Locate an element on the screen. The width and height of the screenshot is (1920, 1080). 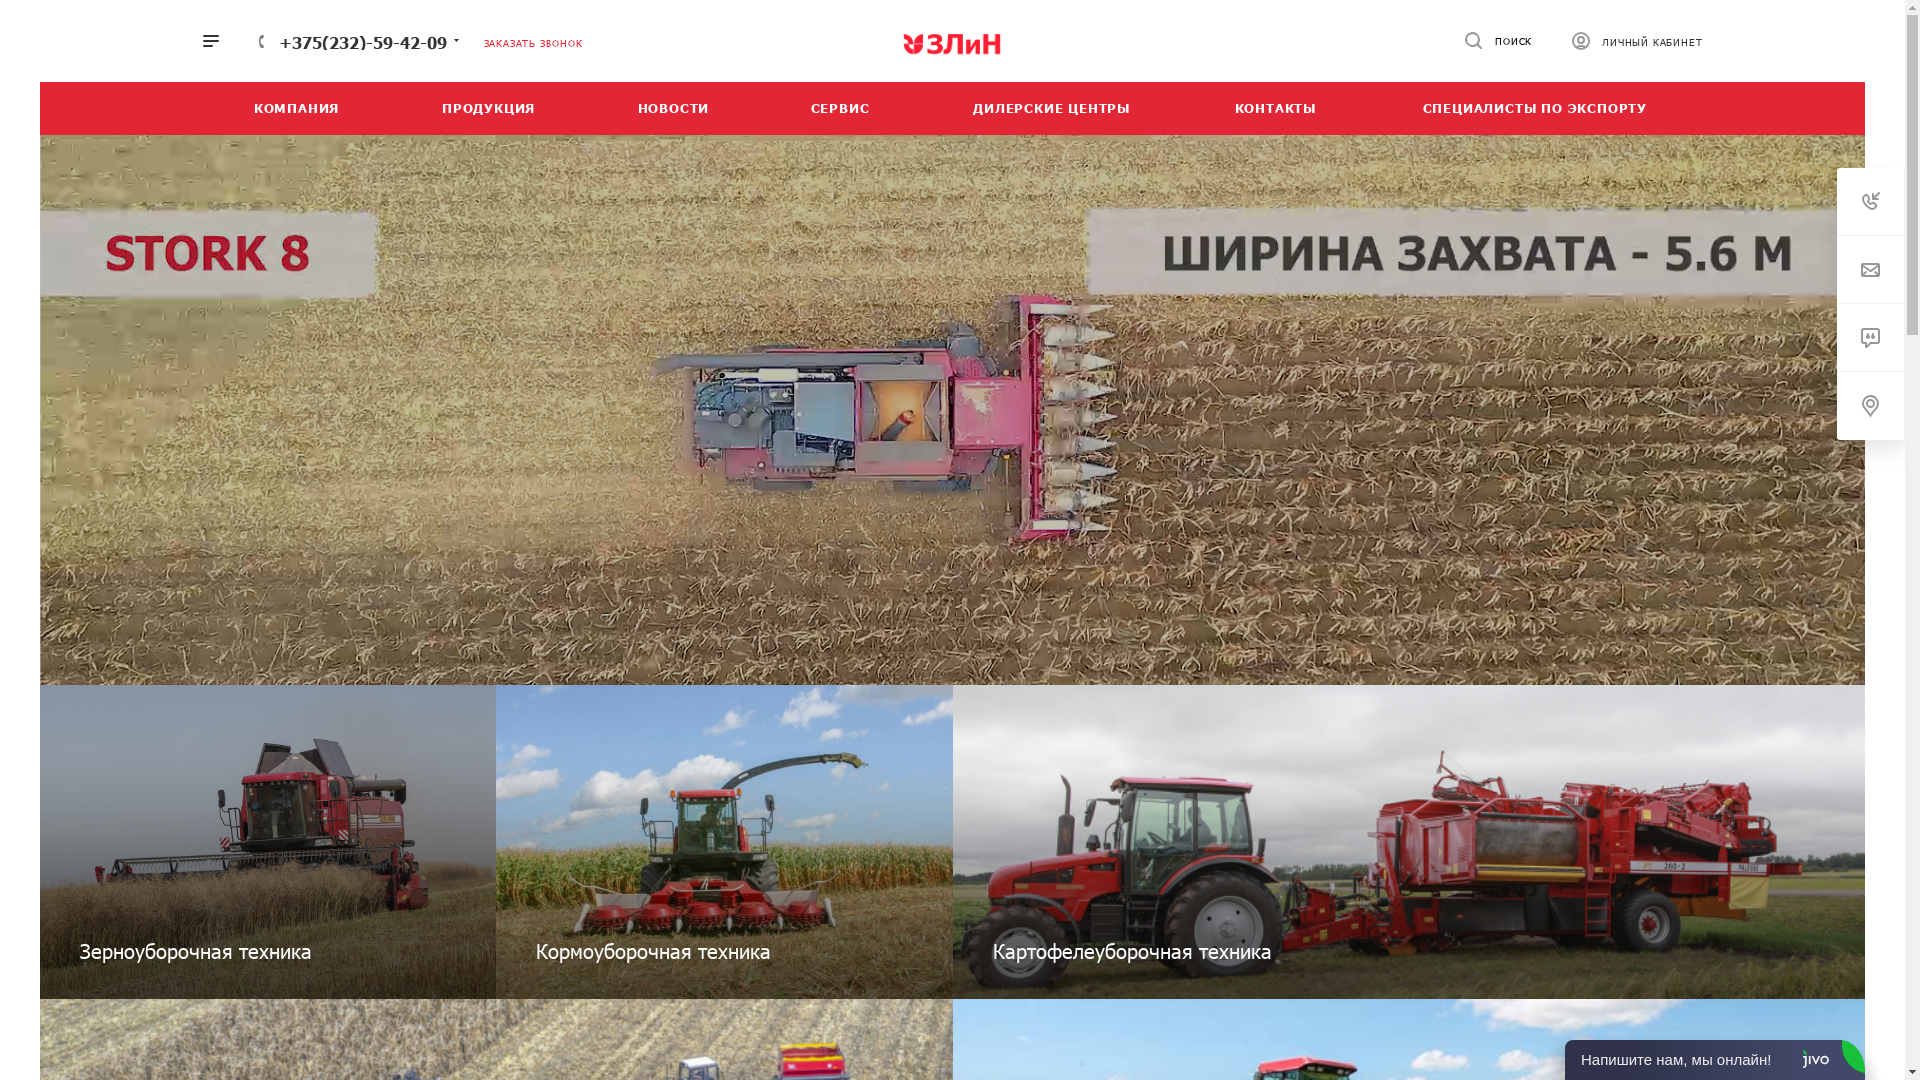
'+375(232)-59-42-09' is located at coordinates (361, 41).